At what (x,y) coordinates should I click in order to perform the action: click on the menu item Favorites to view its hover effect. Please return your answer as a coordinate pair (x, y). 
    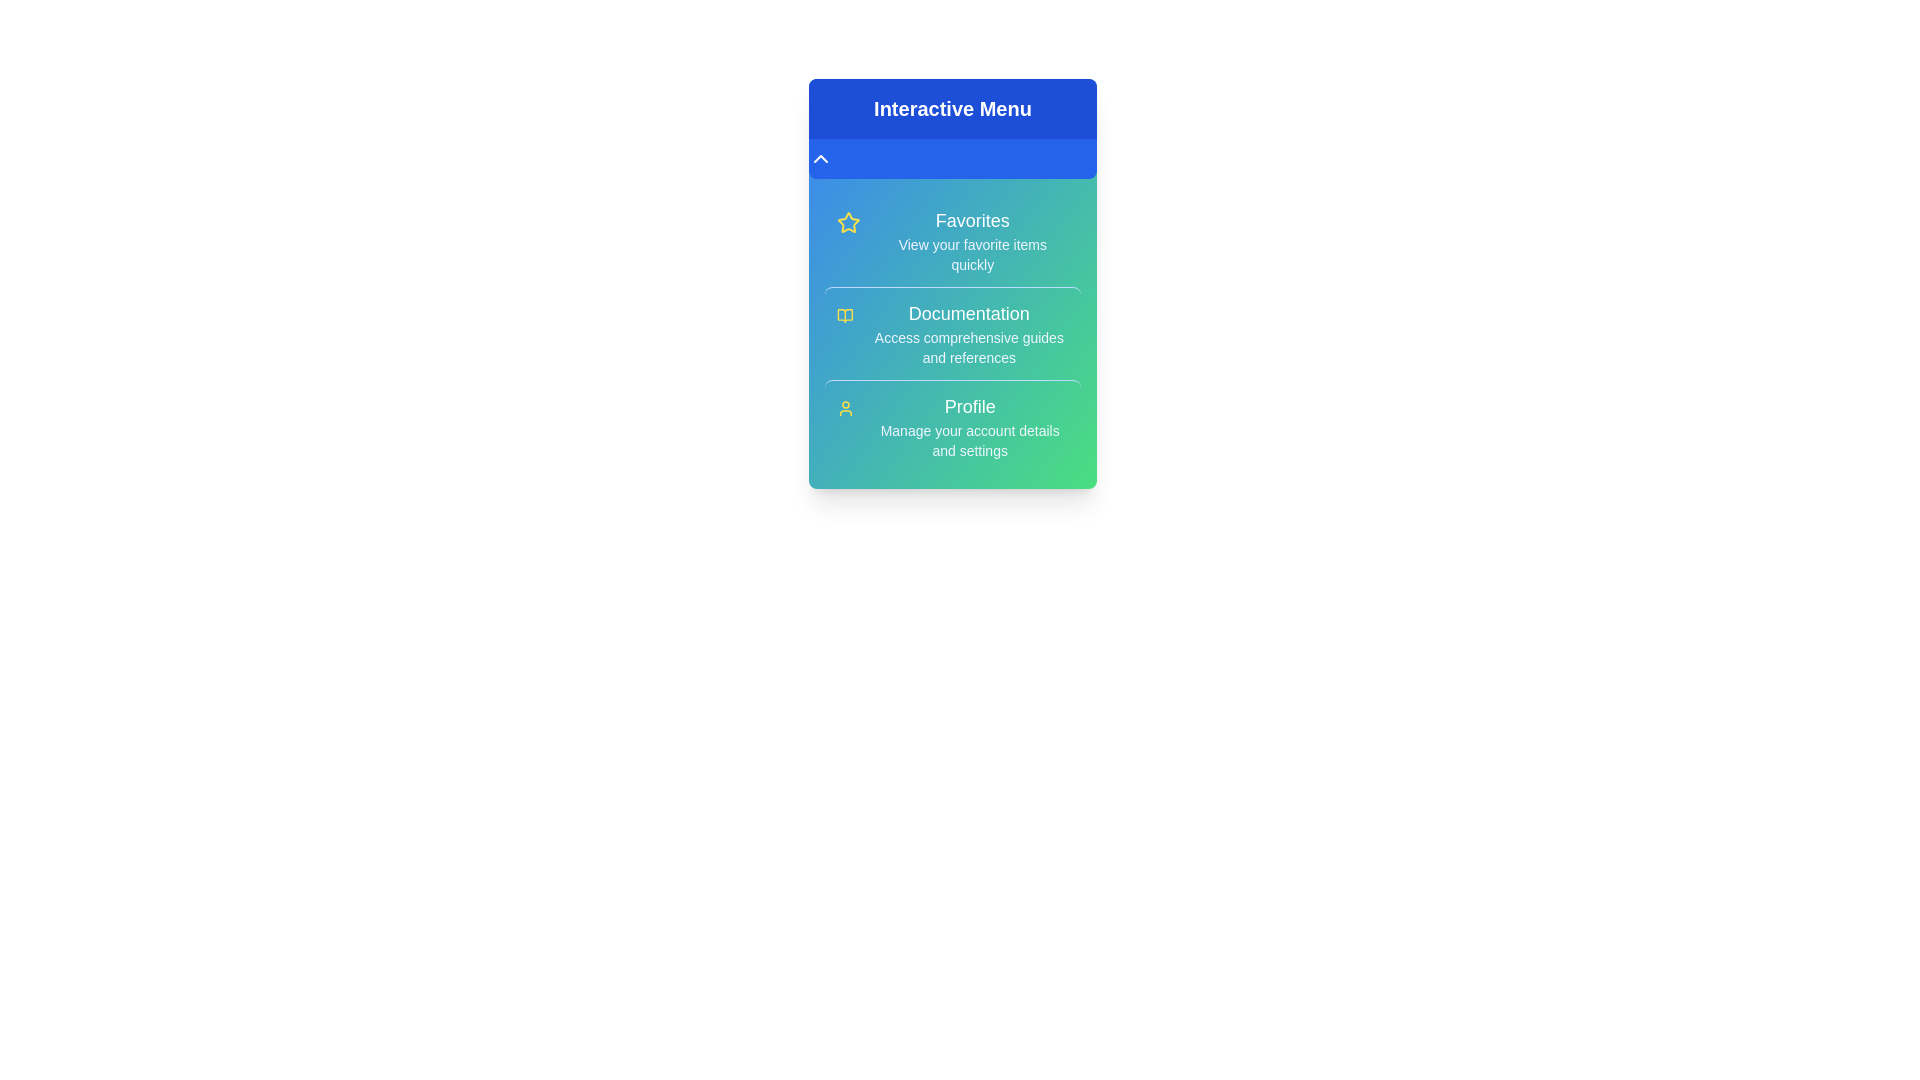
    Looking at the image, I should click on (952, 239).